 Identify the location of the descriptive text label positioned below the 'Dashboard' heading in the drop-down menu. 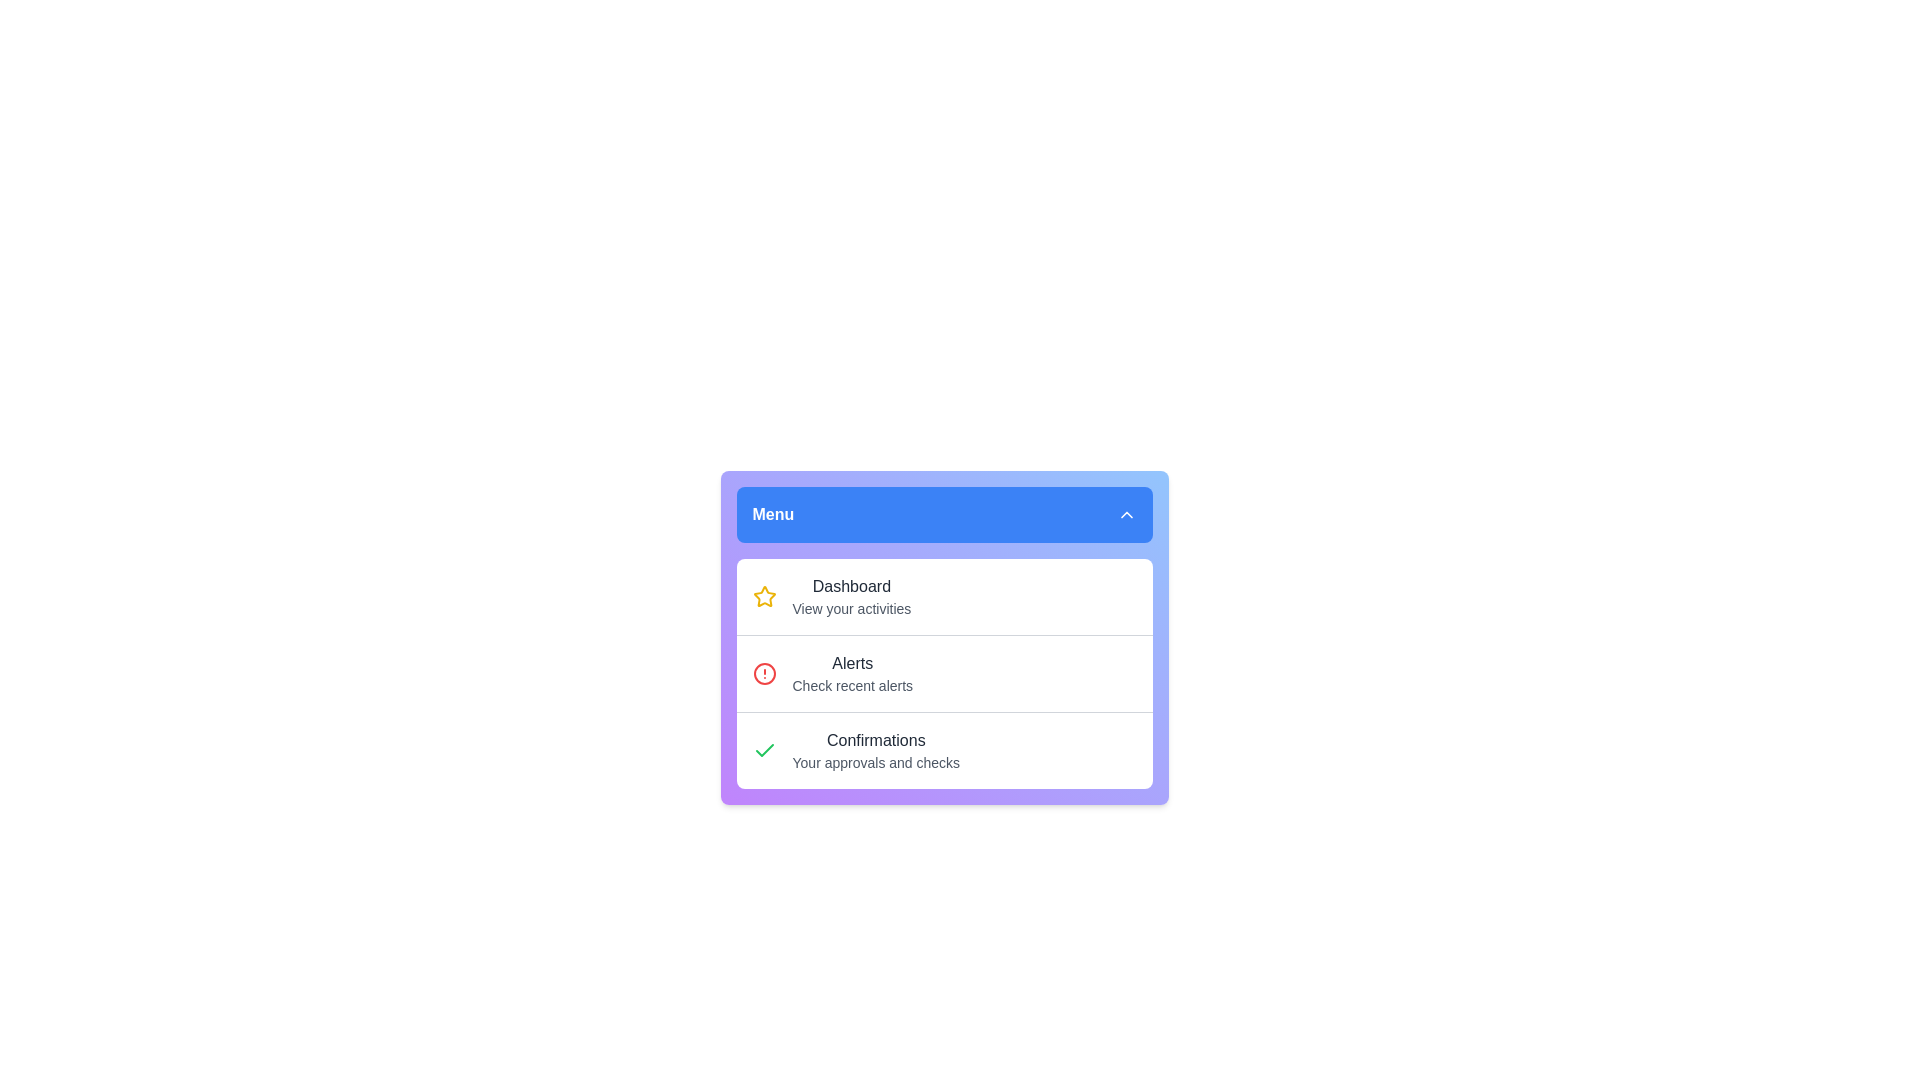
(851, 608).